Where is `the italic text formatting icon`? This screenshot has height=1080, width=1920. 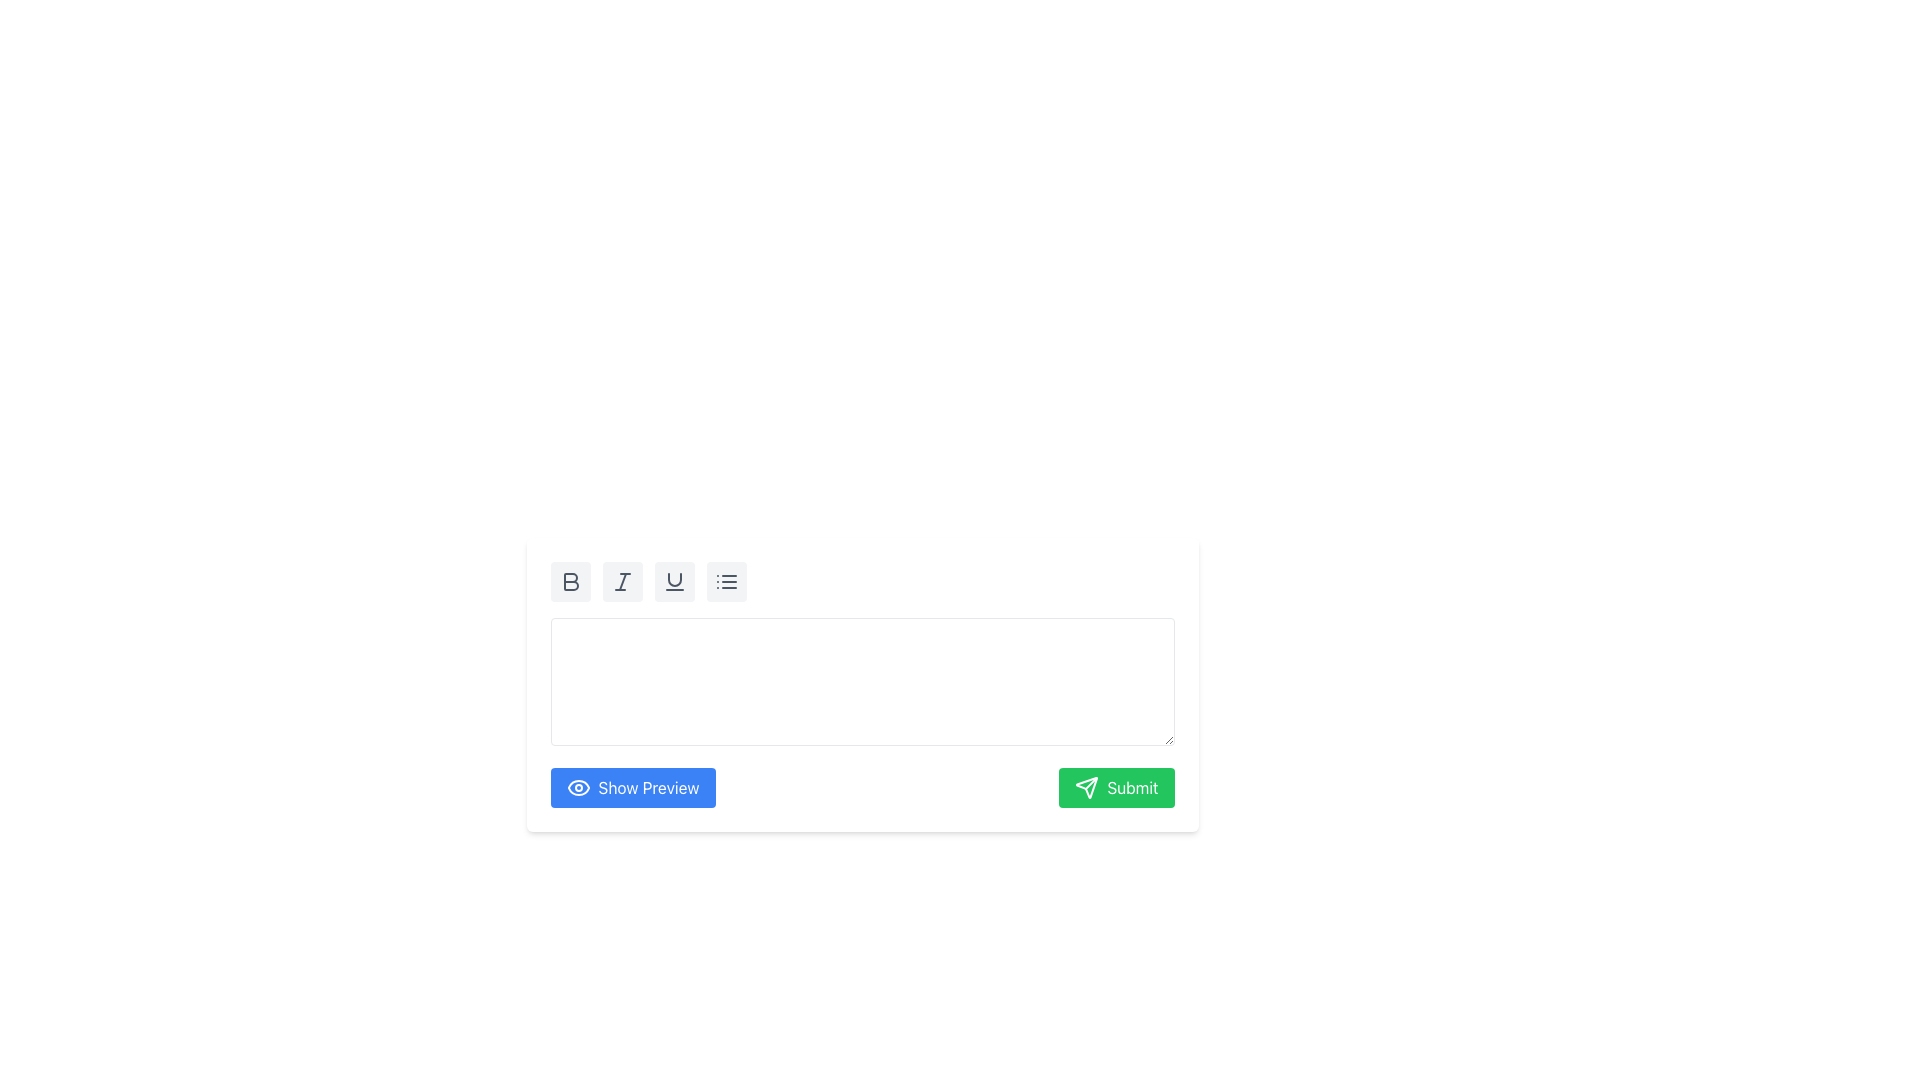 the italic text formatting icon is located at coordinates (621, 582).